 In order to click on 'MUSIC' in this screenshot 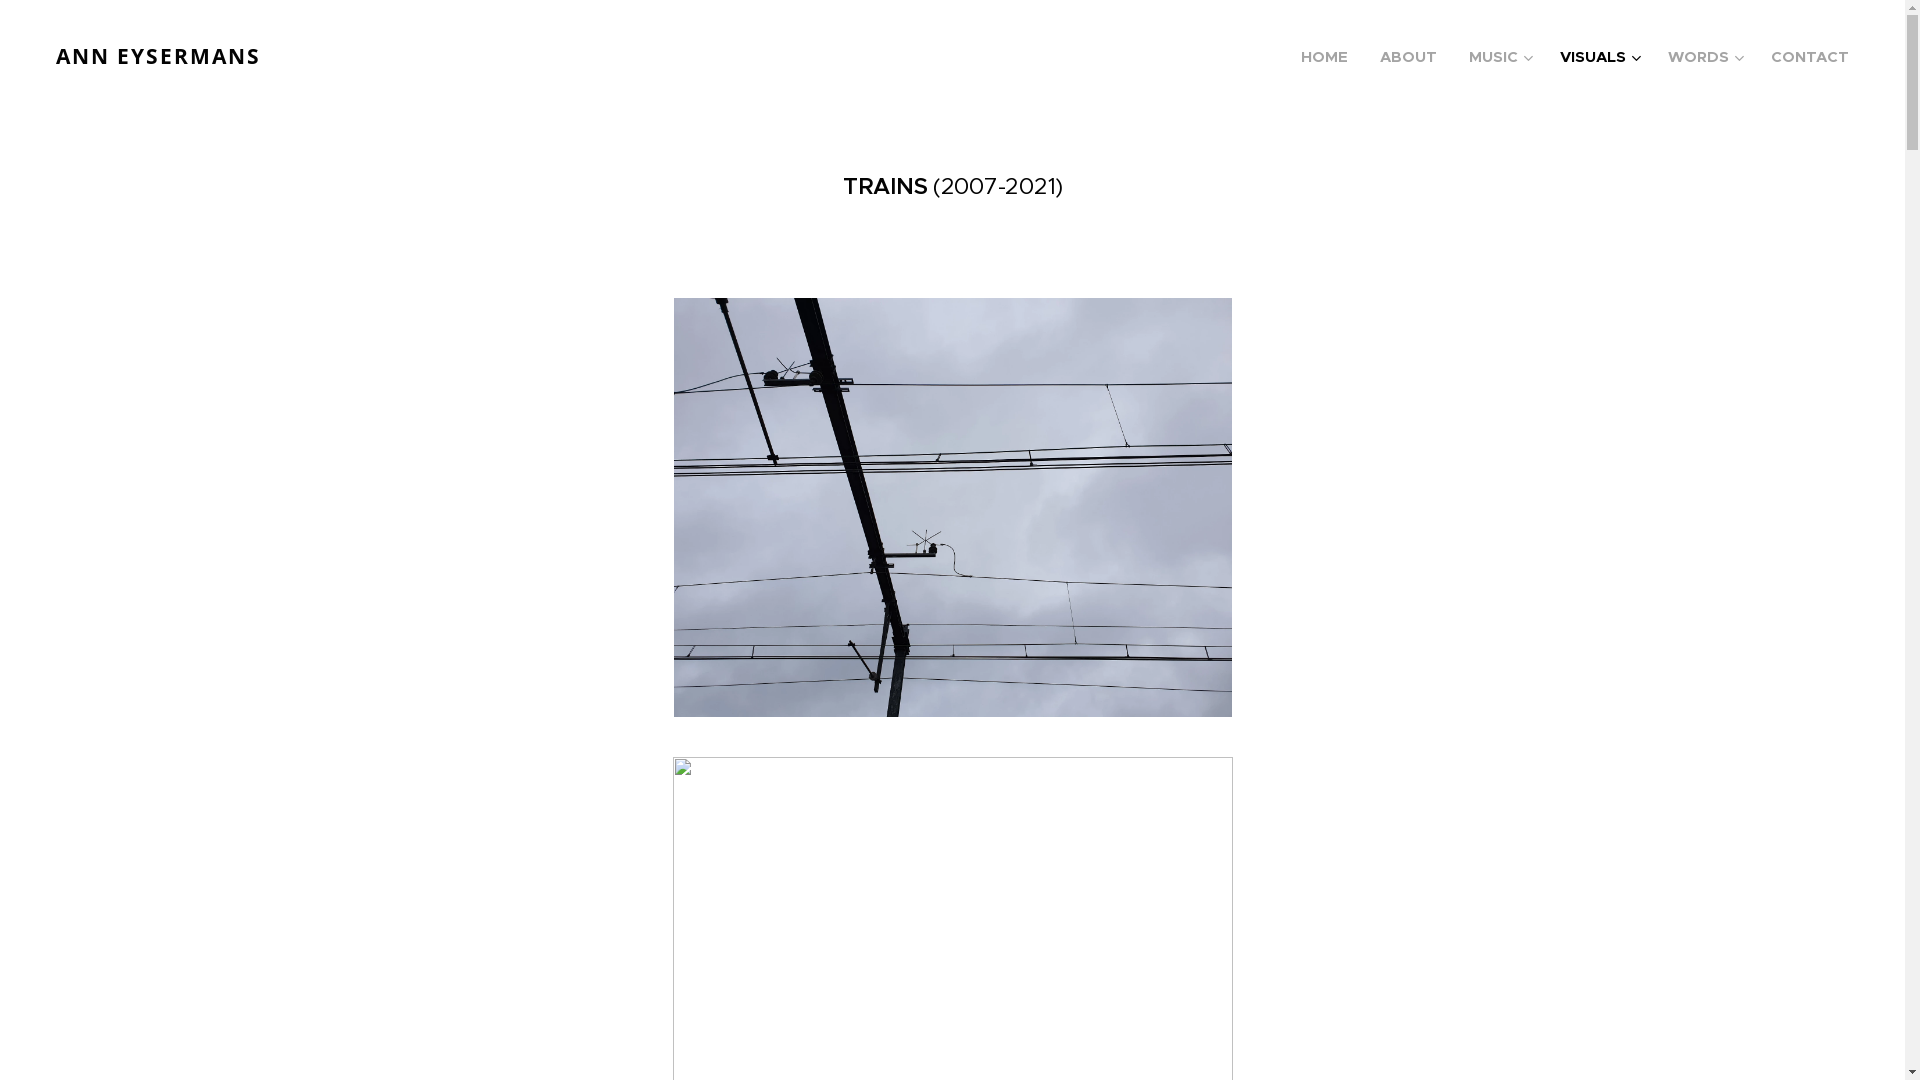, I will do `click(1498, 56)`.